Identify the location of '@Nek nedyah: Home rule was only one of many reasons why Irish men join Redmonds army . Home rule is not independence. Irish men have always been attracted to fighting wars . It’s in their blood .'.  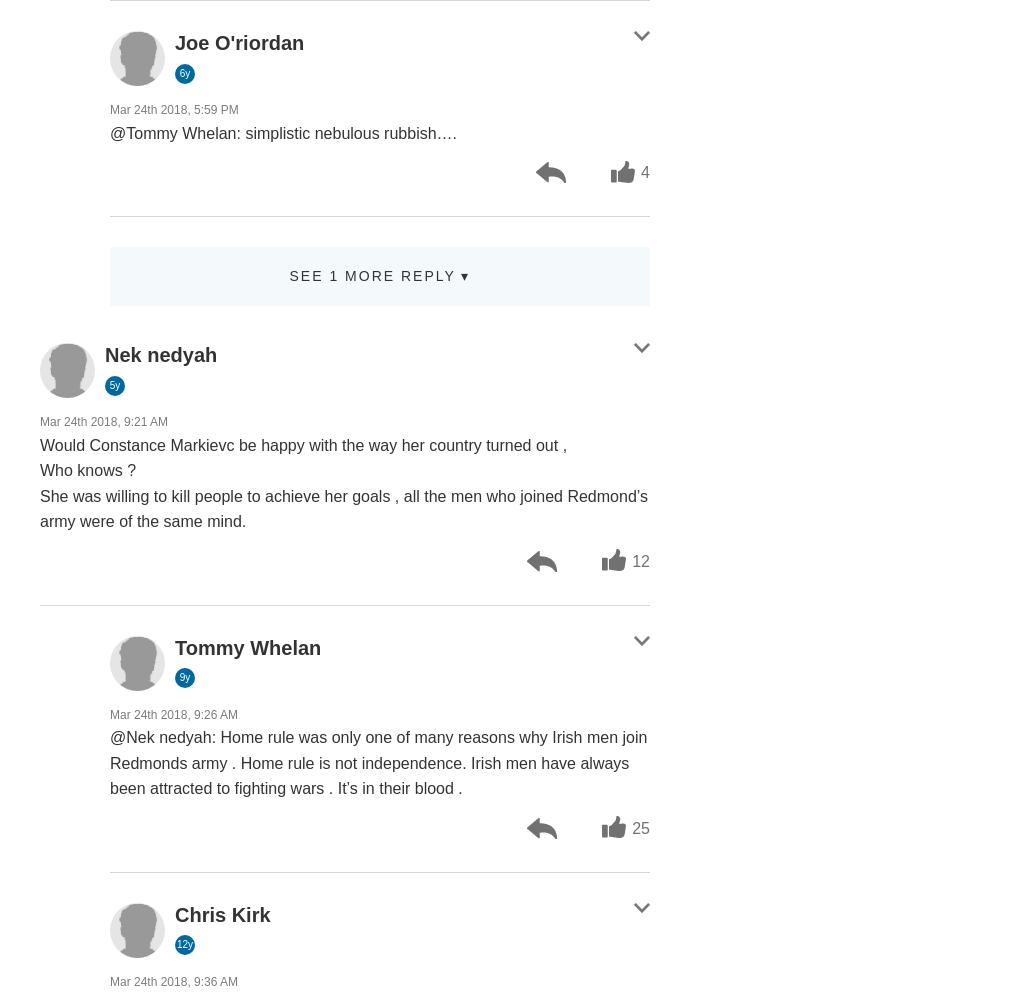
(378, 761).